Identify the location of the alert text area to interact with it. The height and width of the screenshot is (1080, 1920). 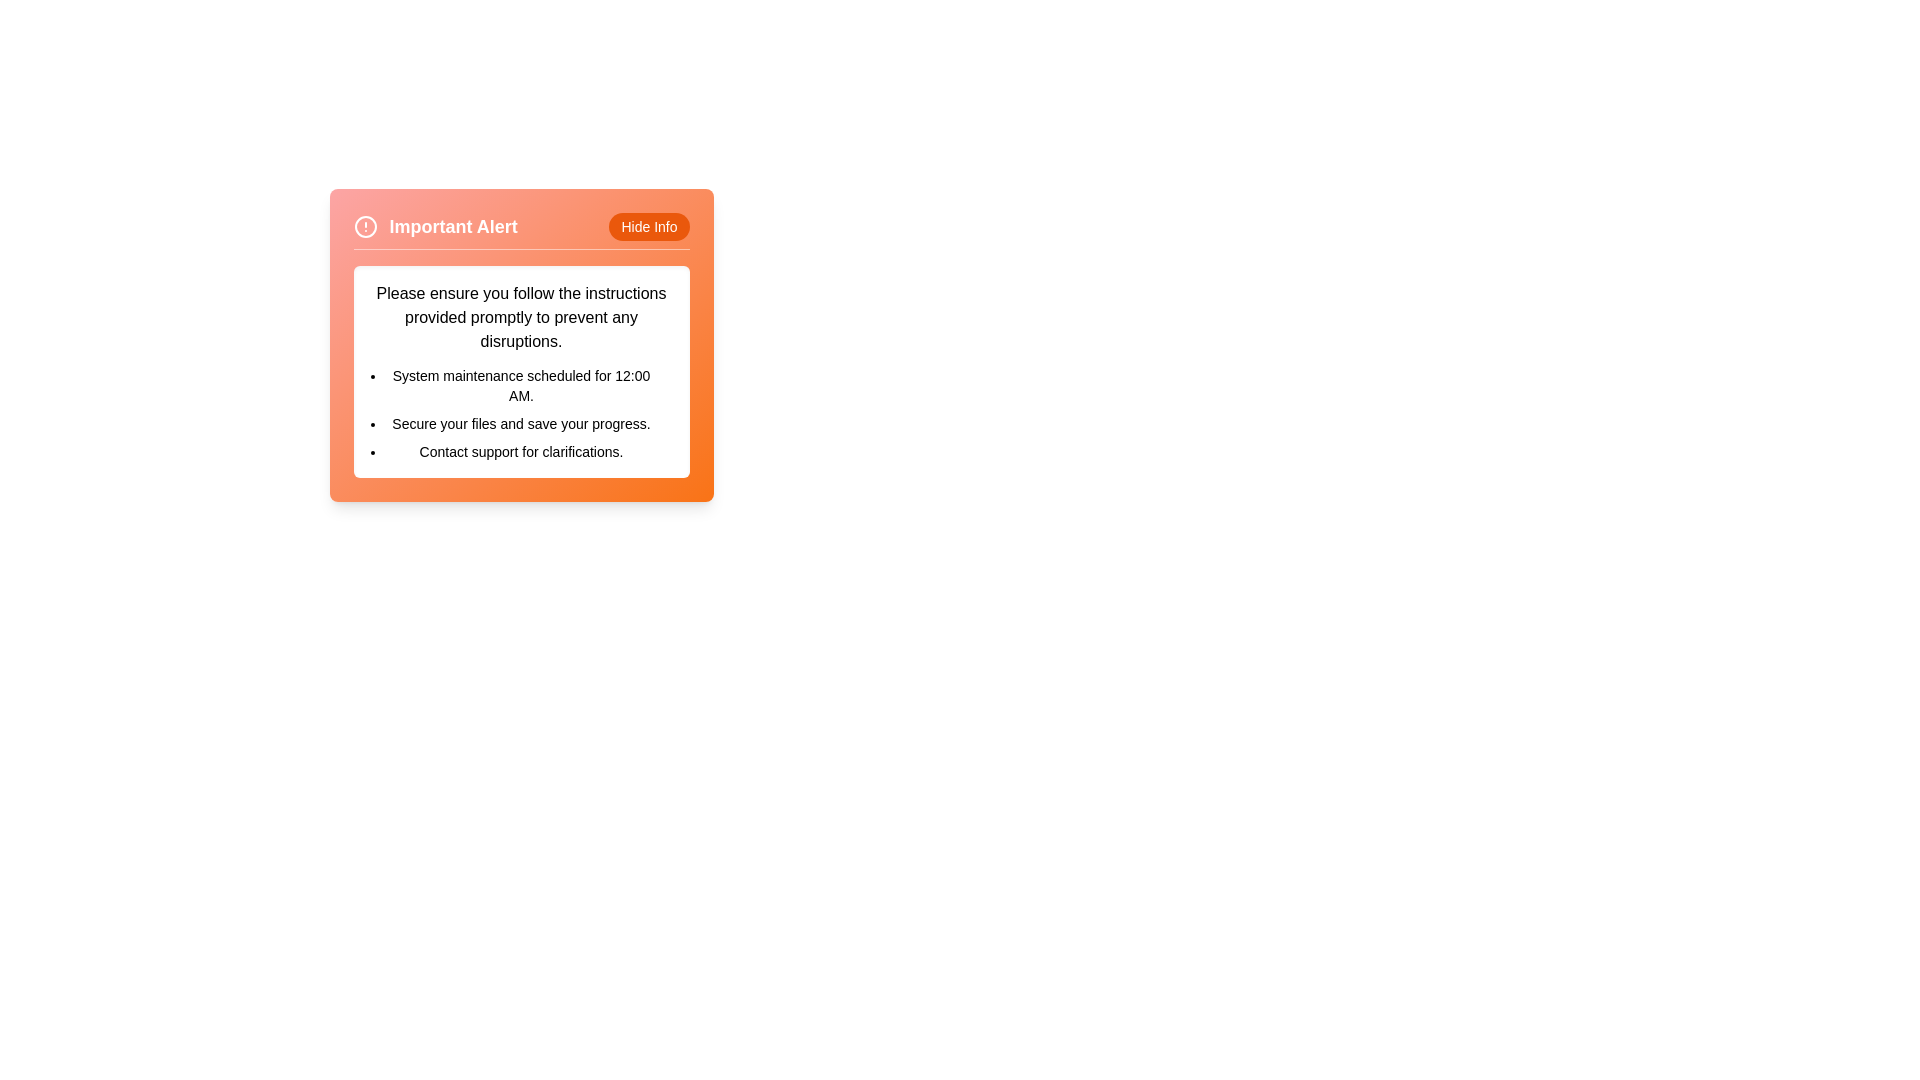
(521, 371).